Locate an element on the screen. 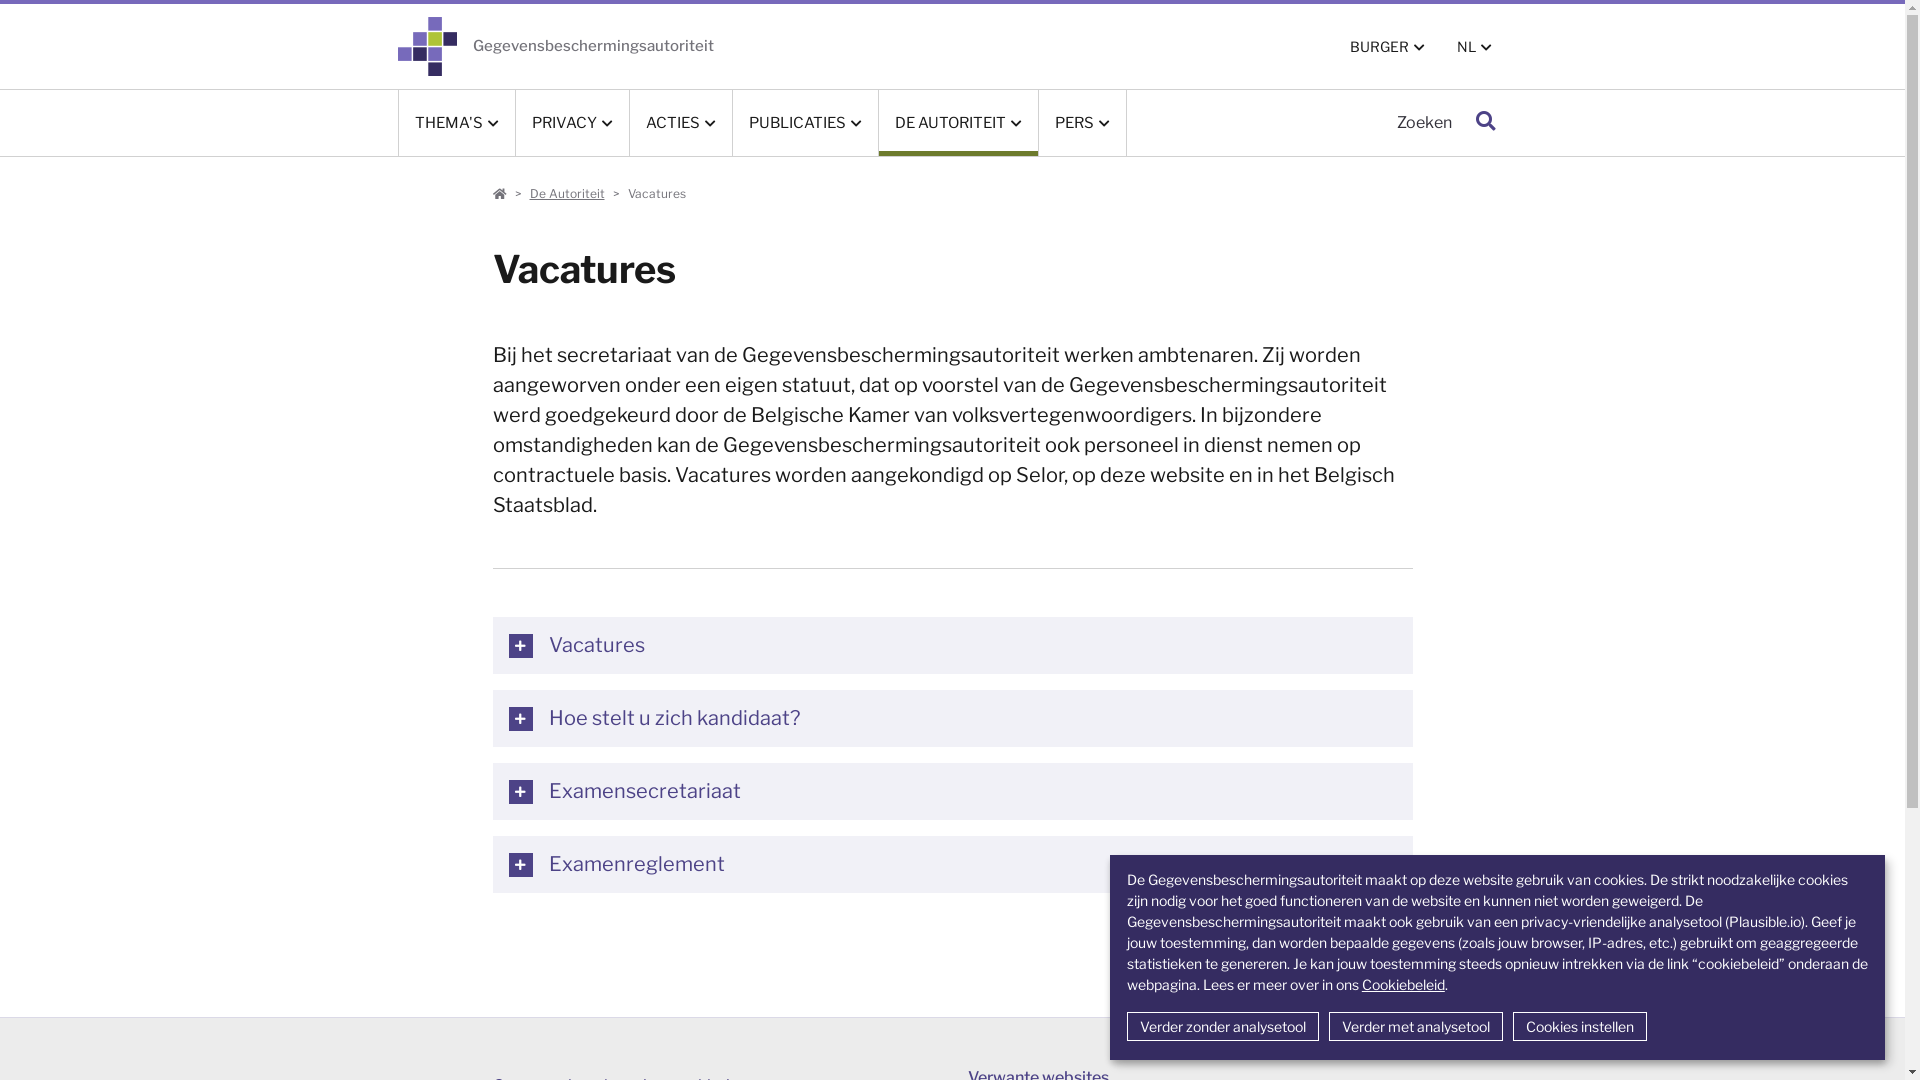  'BURGER' is located at coordinates (1386, 45).